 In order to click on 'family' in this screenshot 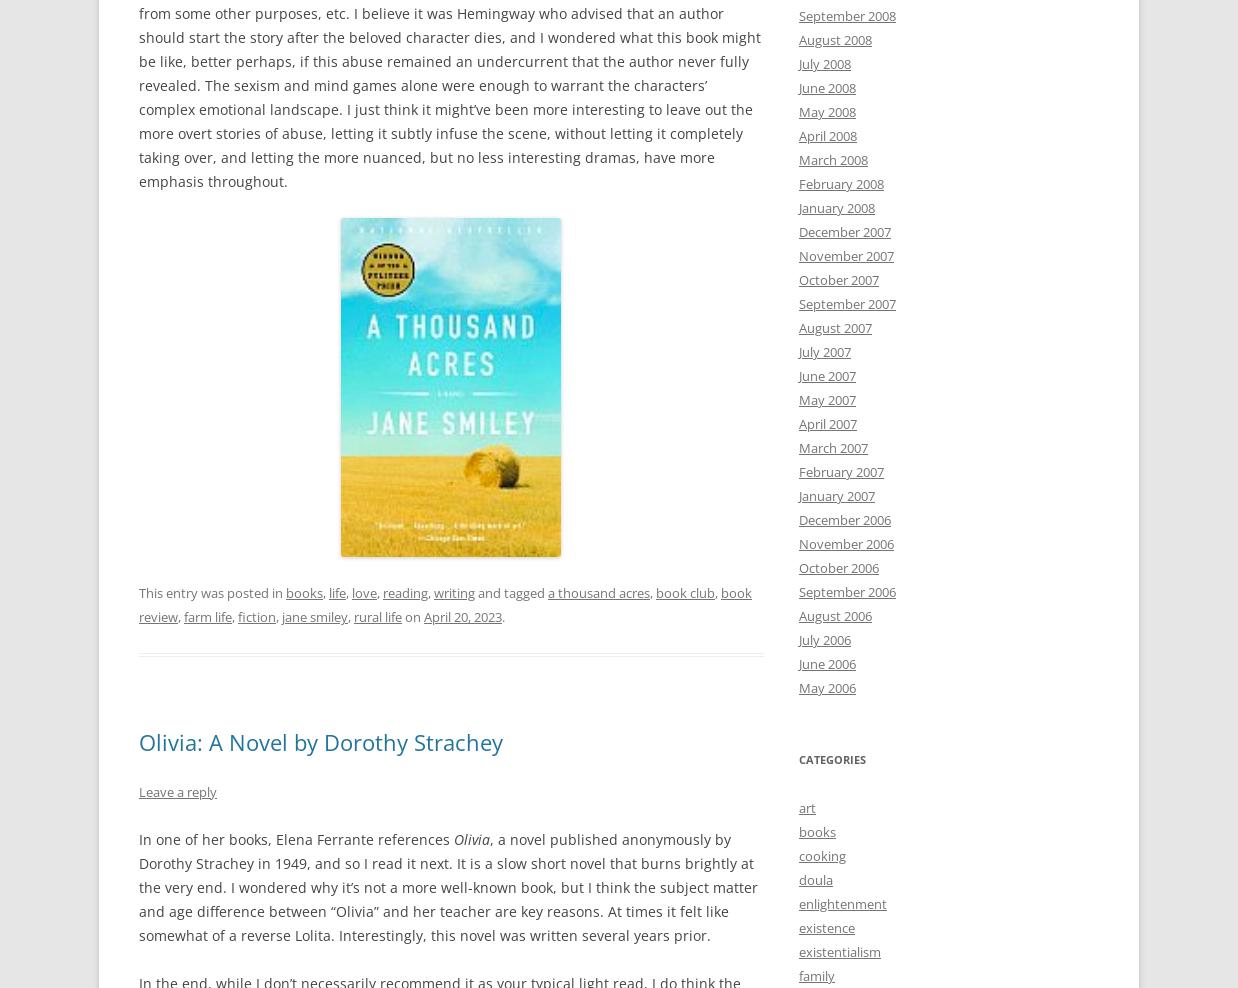, I will do `click(816, 976)`.